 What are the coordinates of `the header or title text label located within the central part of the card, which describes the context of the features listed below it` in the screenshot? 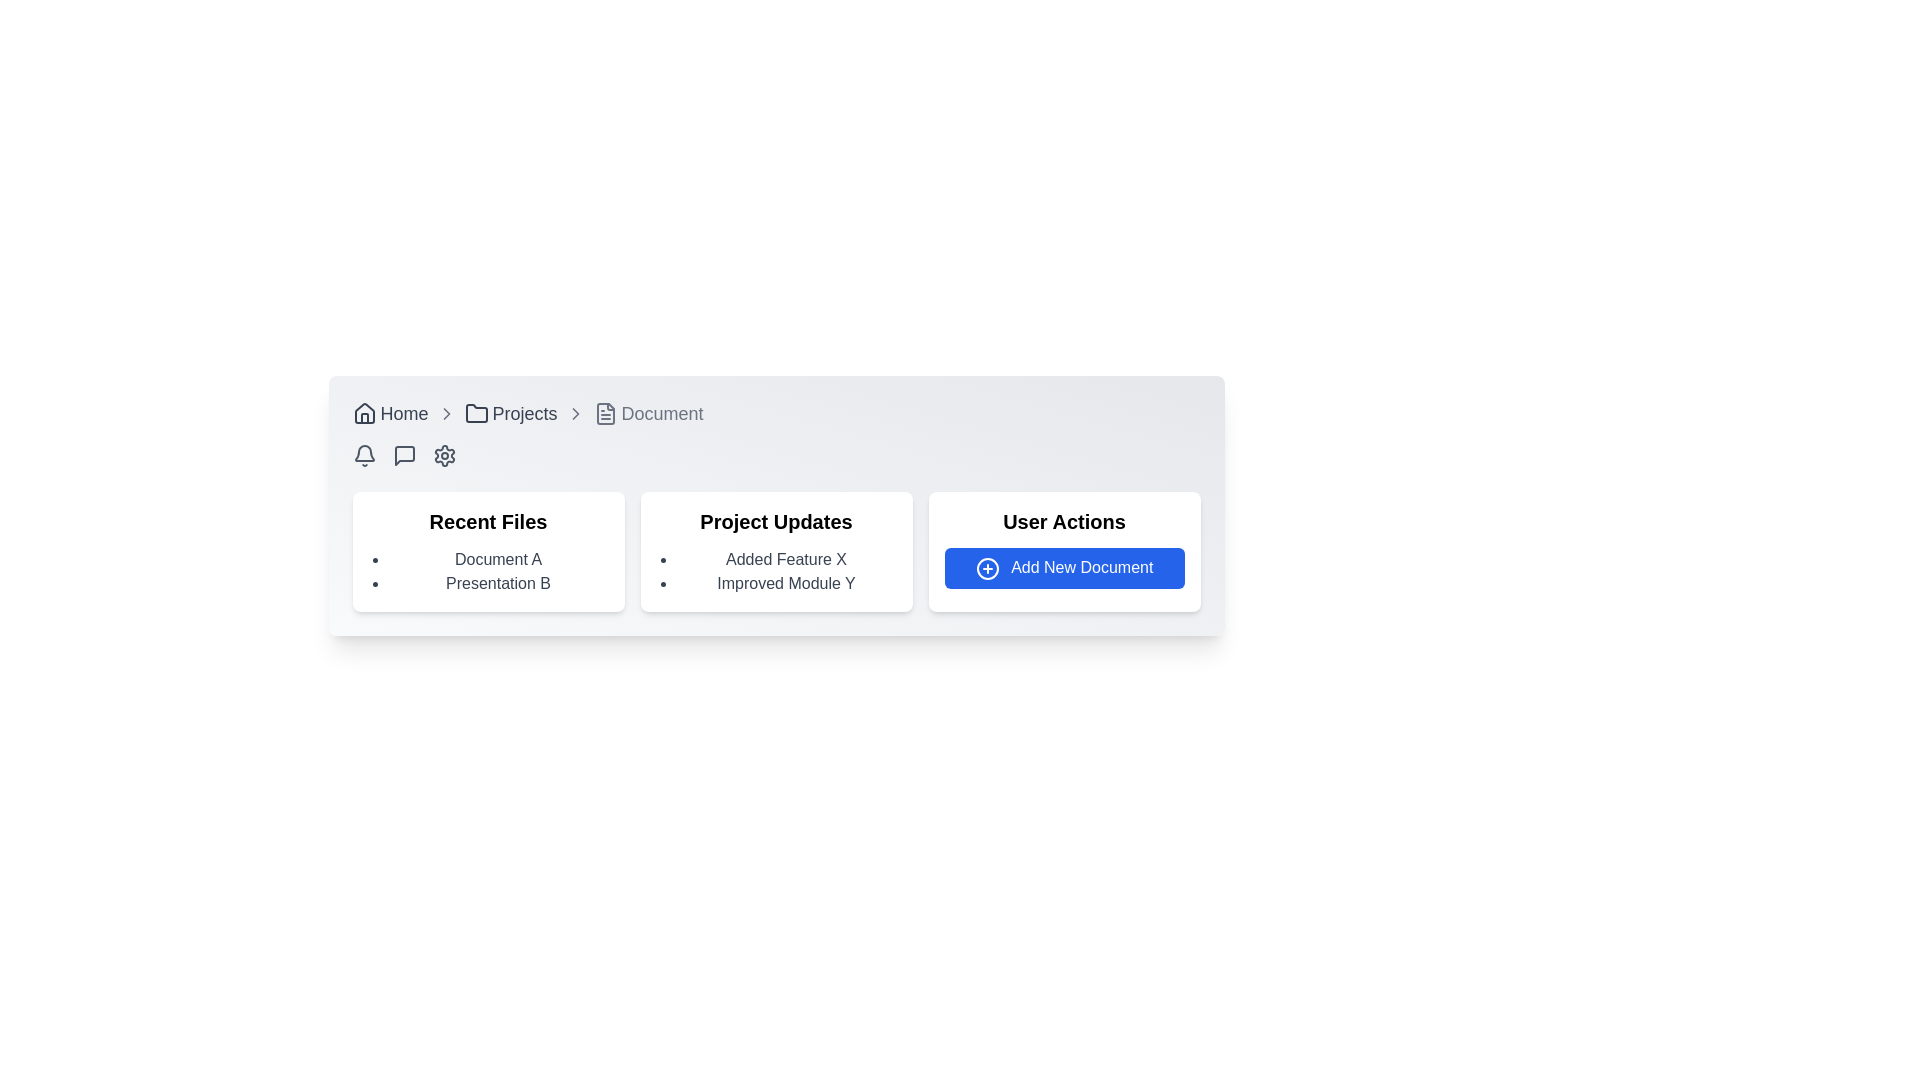 It's located at (775, 520).